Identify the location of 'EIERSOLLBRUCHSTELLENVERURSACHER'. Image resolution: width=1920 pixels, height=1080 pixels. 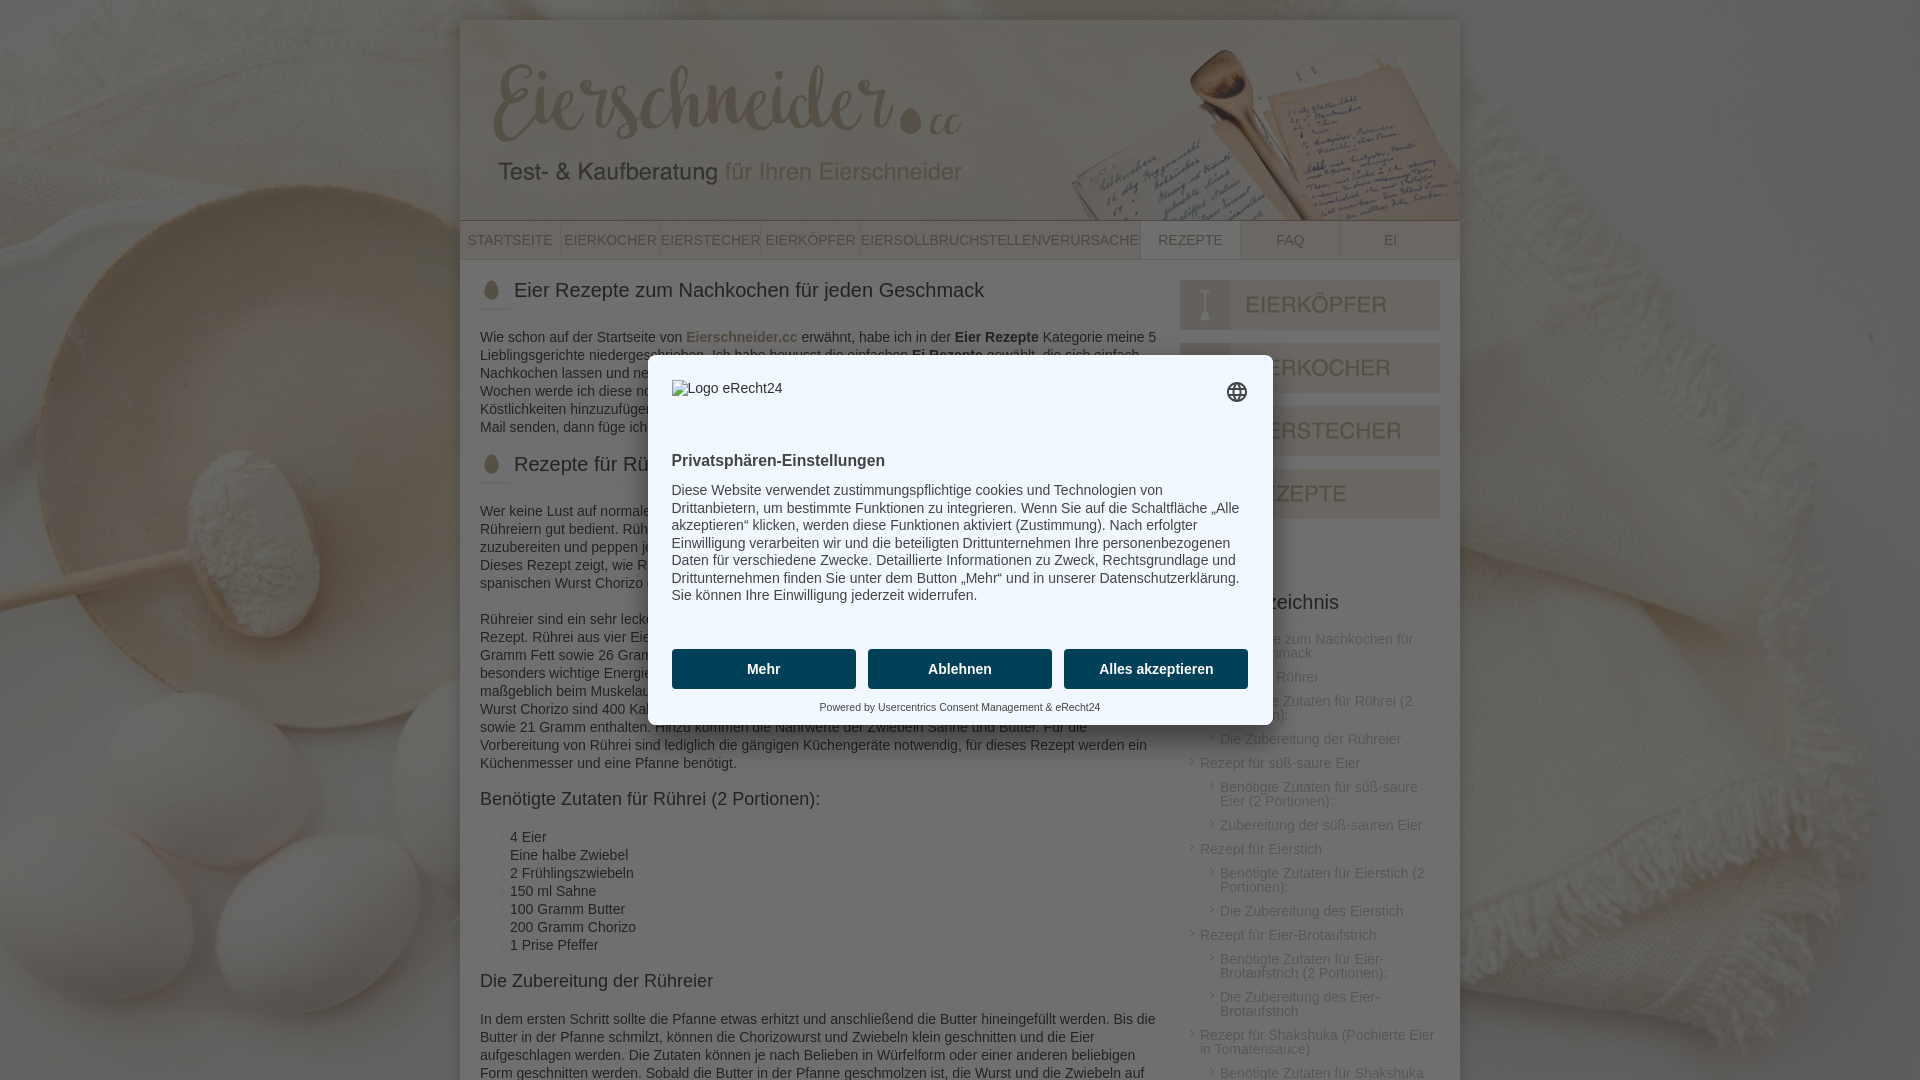
(999, 238).